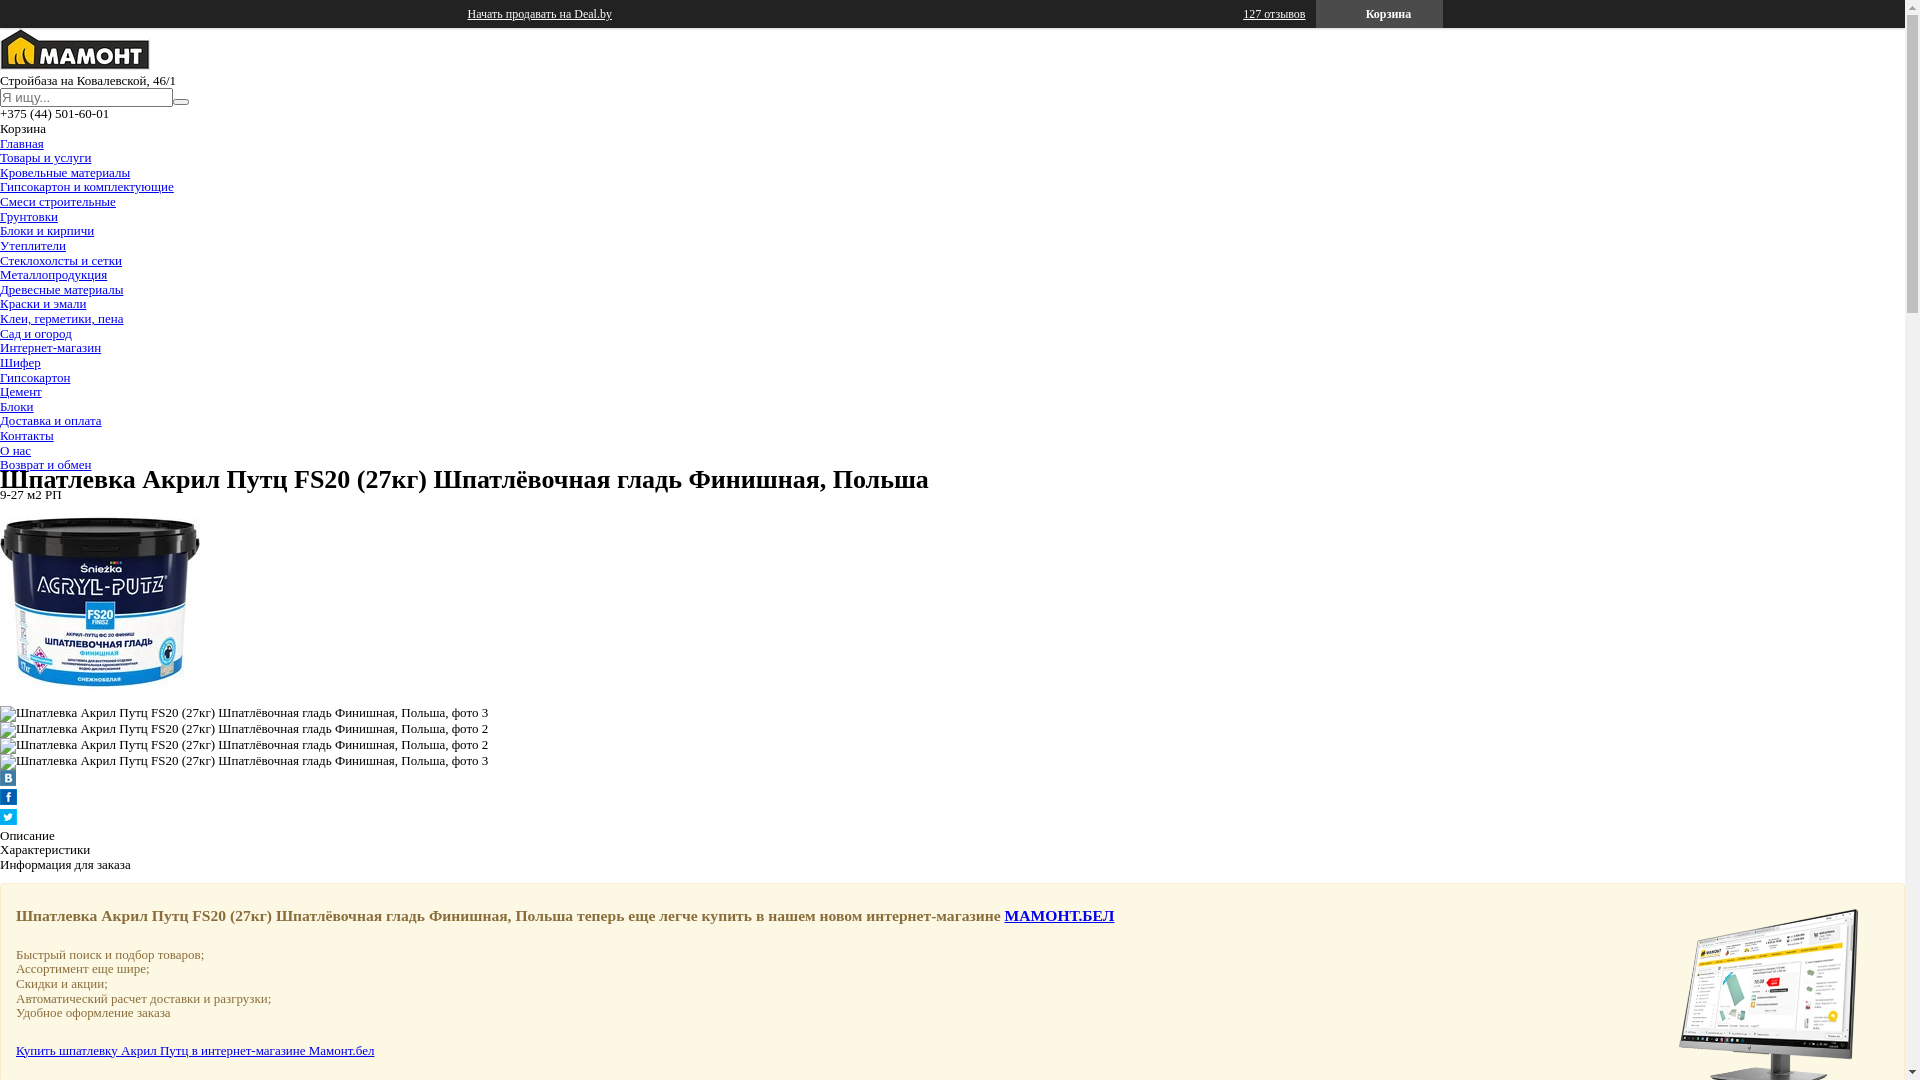  Describe the element at coordinates (0, 820) in the screenshot. I see `'twitter'` at that location.